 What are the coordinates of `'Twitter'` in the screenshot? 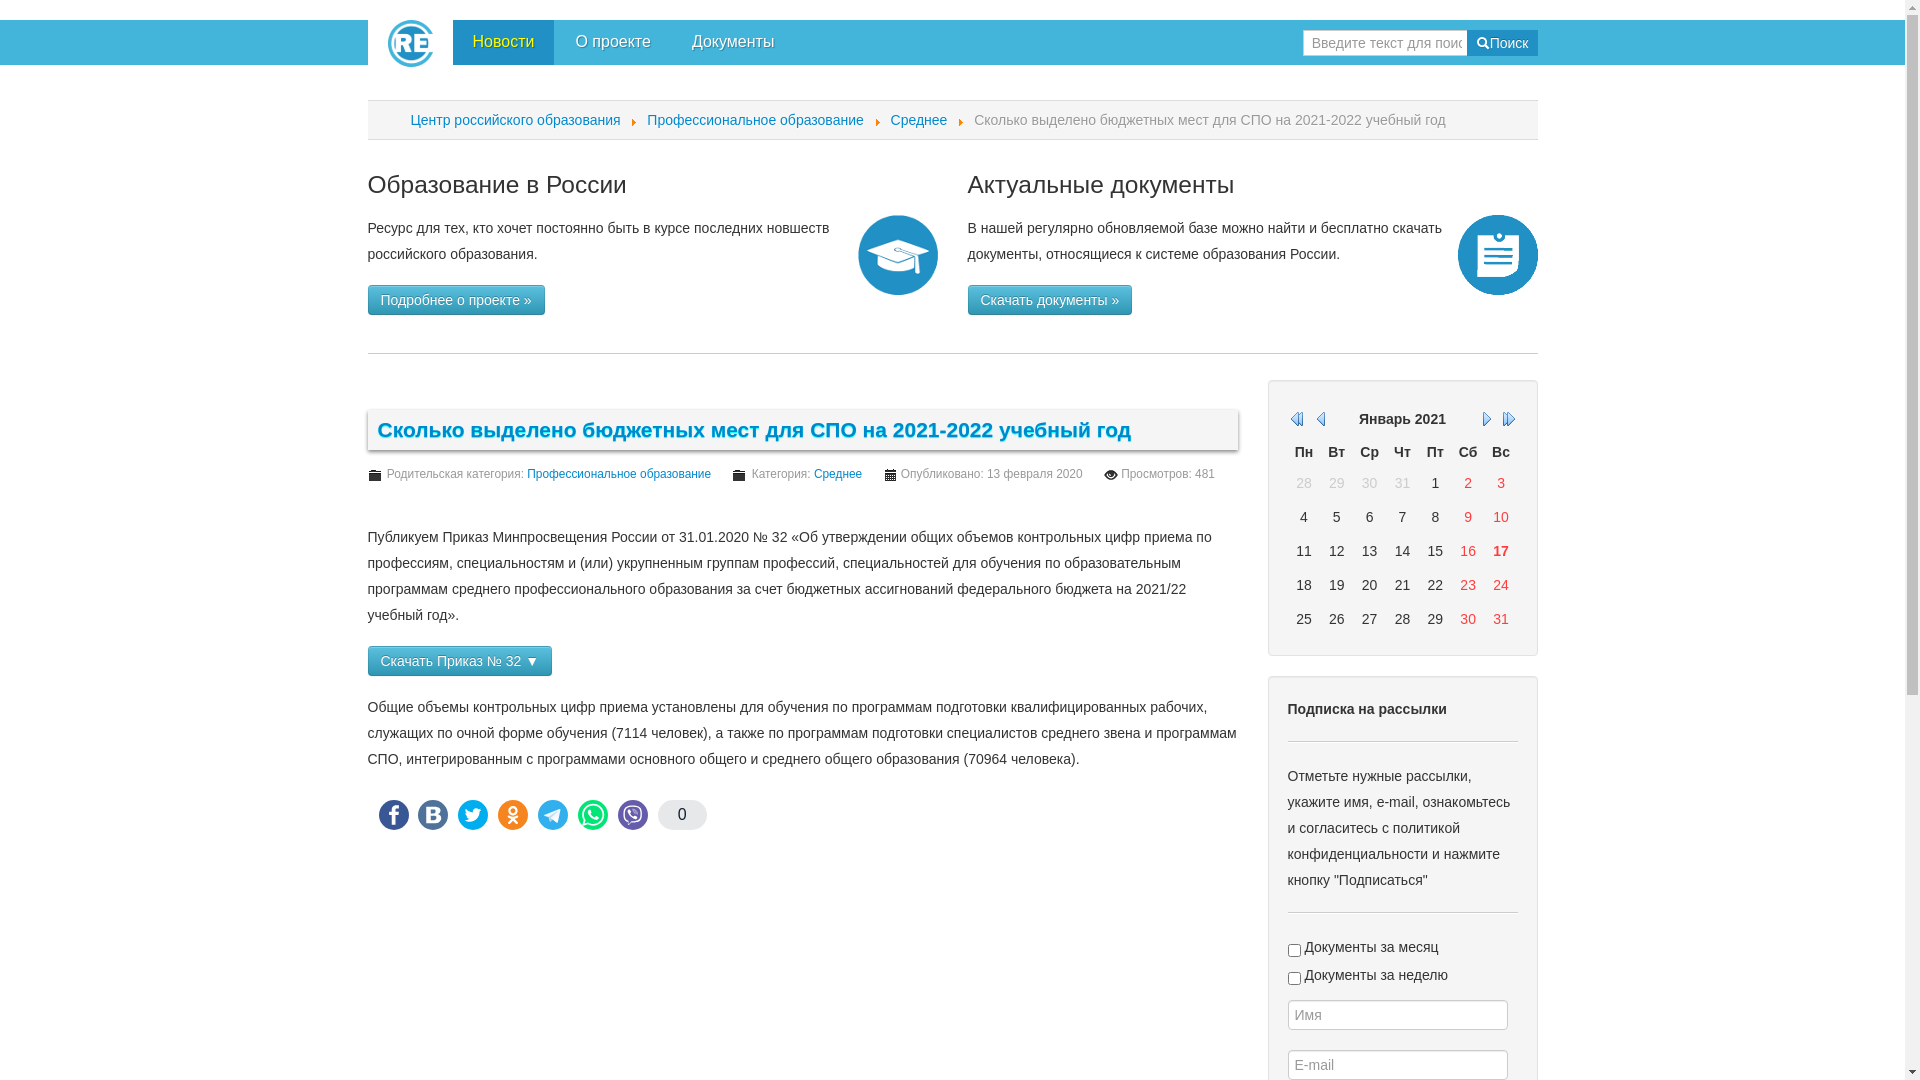 It's located at (456, 814).